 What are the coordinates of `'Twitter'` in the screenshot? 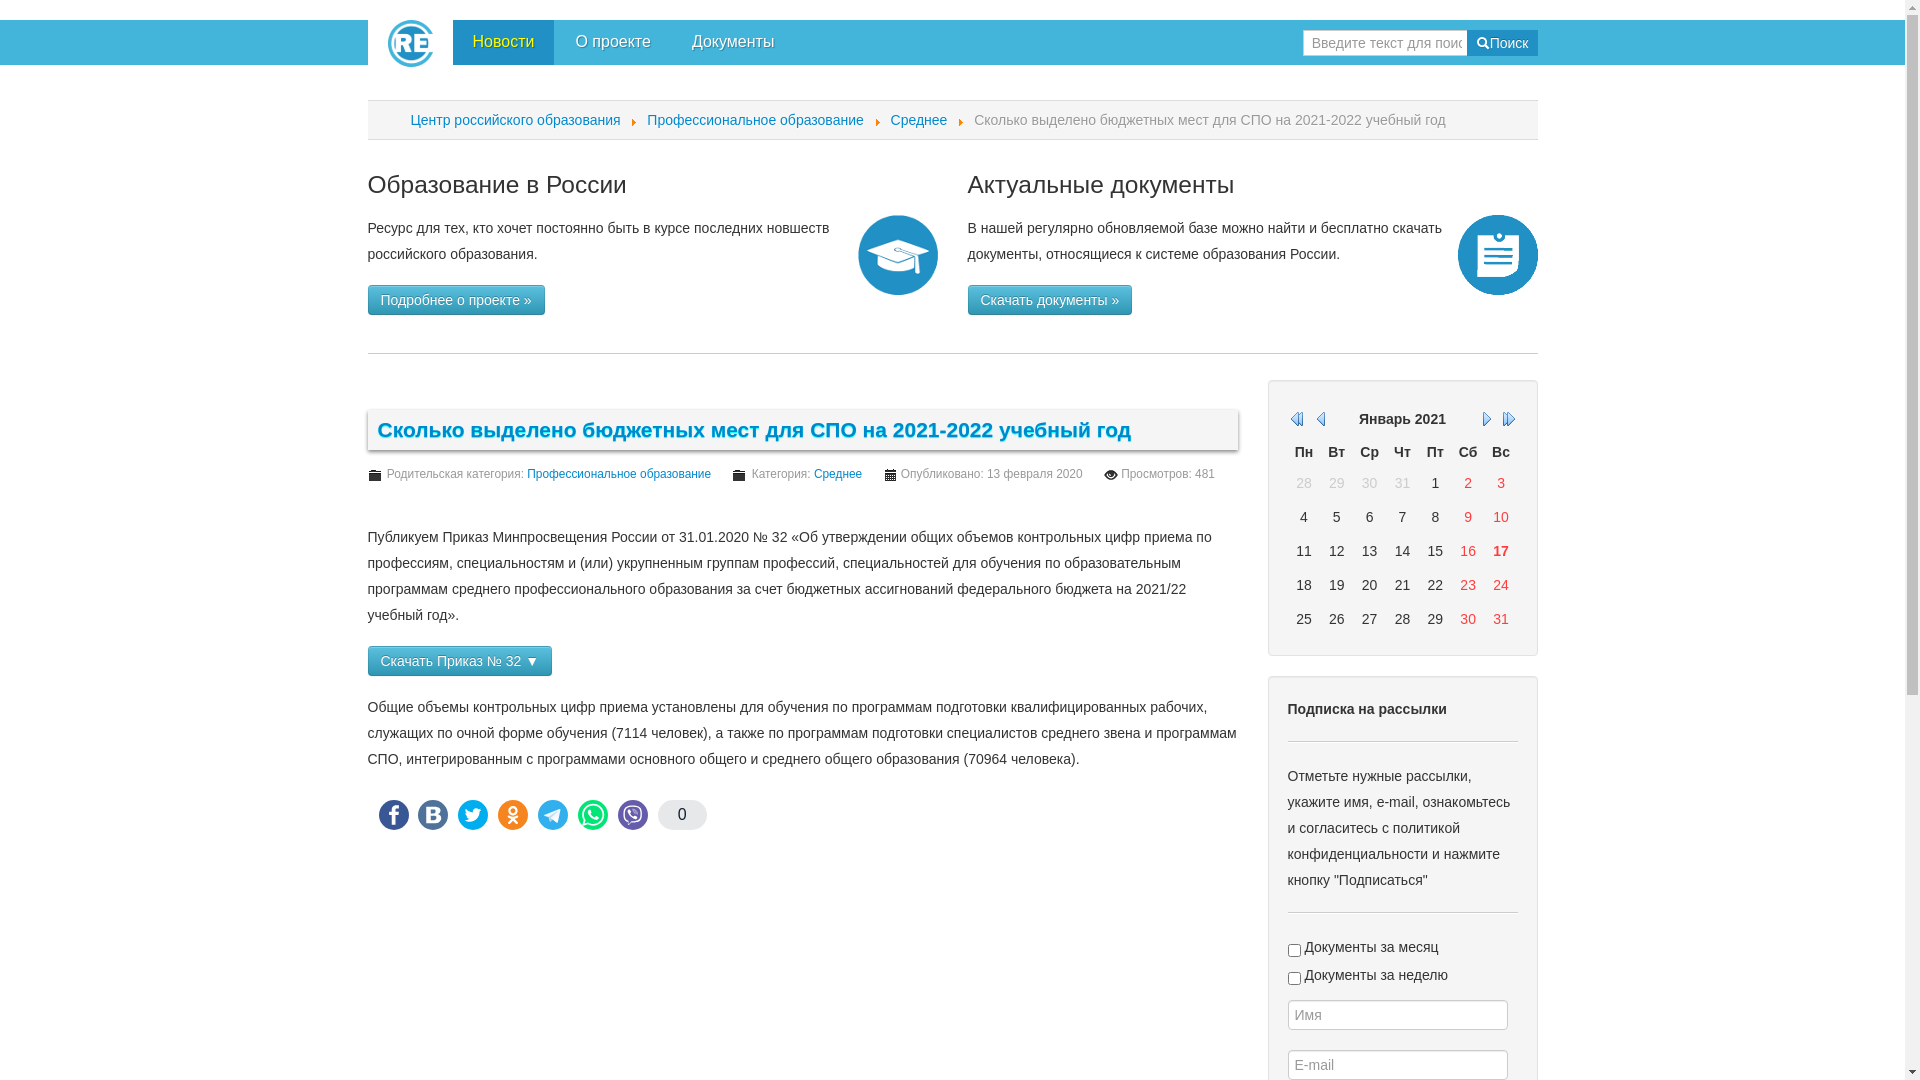 It's located at (456, 814).